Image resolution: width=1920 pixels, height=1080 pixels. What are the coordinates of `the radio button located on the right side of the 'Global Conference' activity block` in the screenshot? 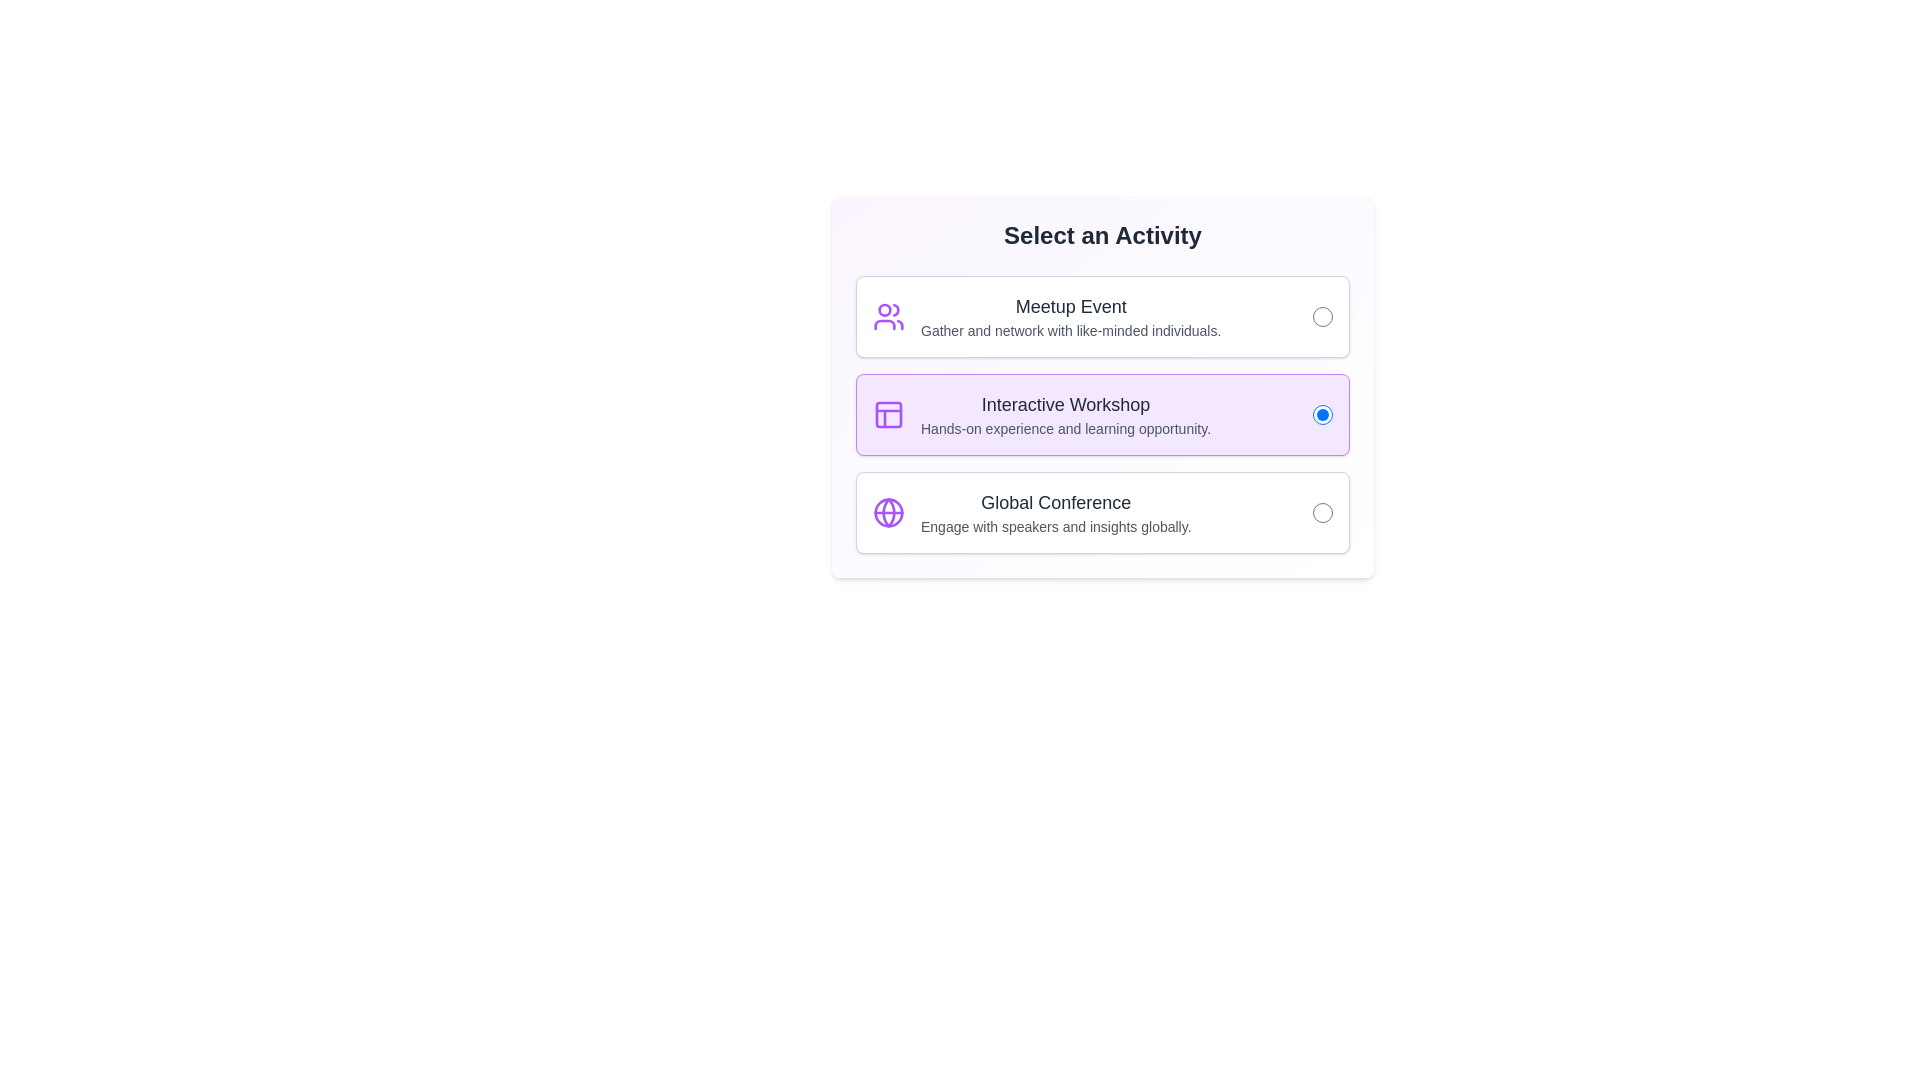 It's located at (1323, 512).